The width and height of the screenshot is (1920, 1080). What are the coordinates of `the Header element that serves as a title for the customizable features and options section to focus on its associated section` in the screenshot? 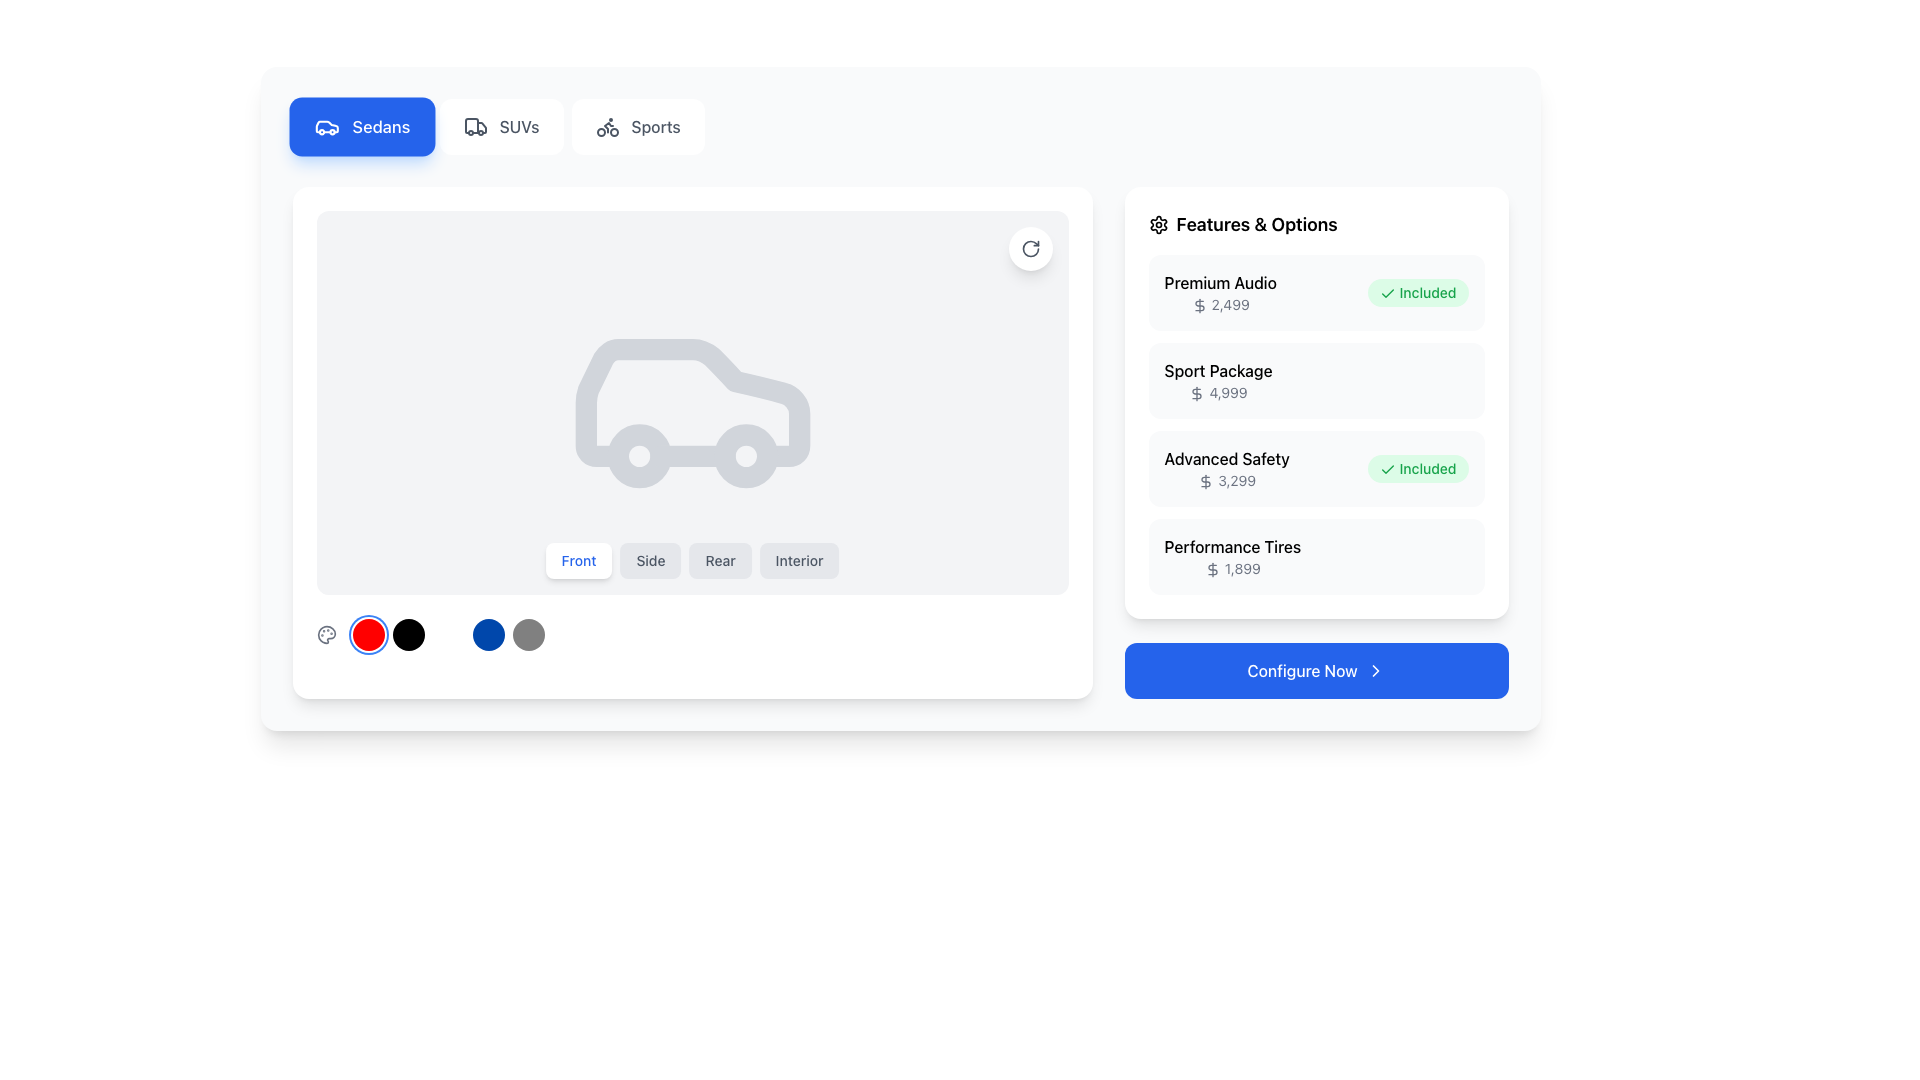 It's located at (1316, 224).